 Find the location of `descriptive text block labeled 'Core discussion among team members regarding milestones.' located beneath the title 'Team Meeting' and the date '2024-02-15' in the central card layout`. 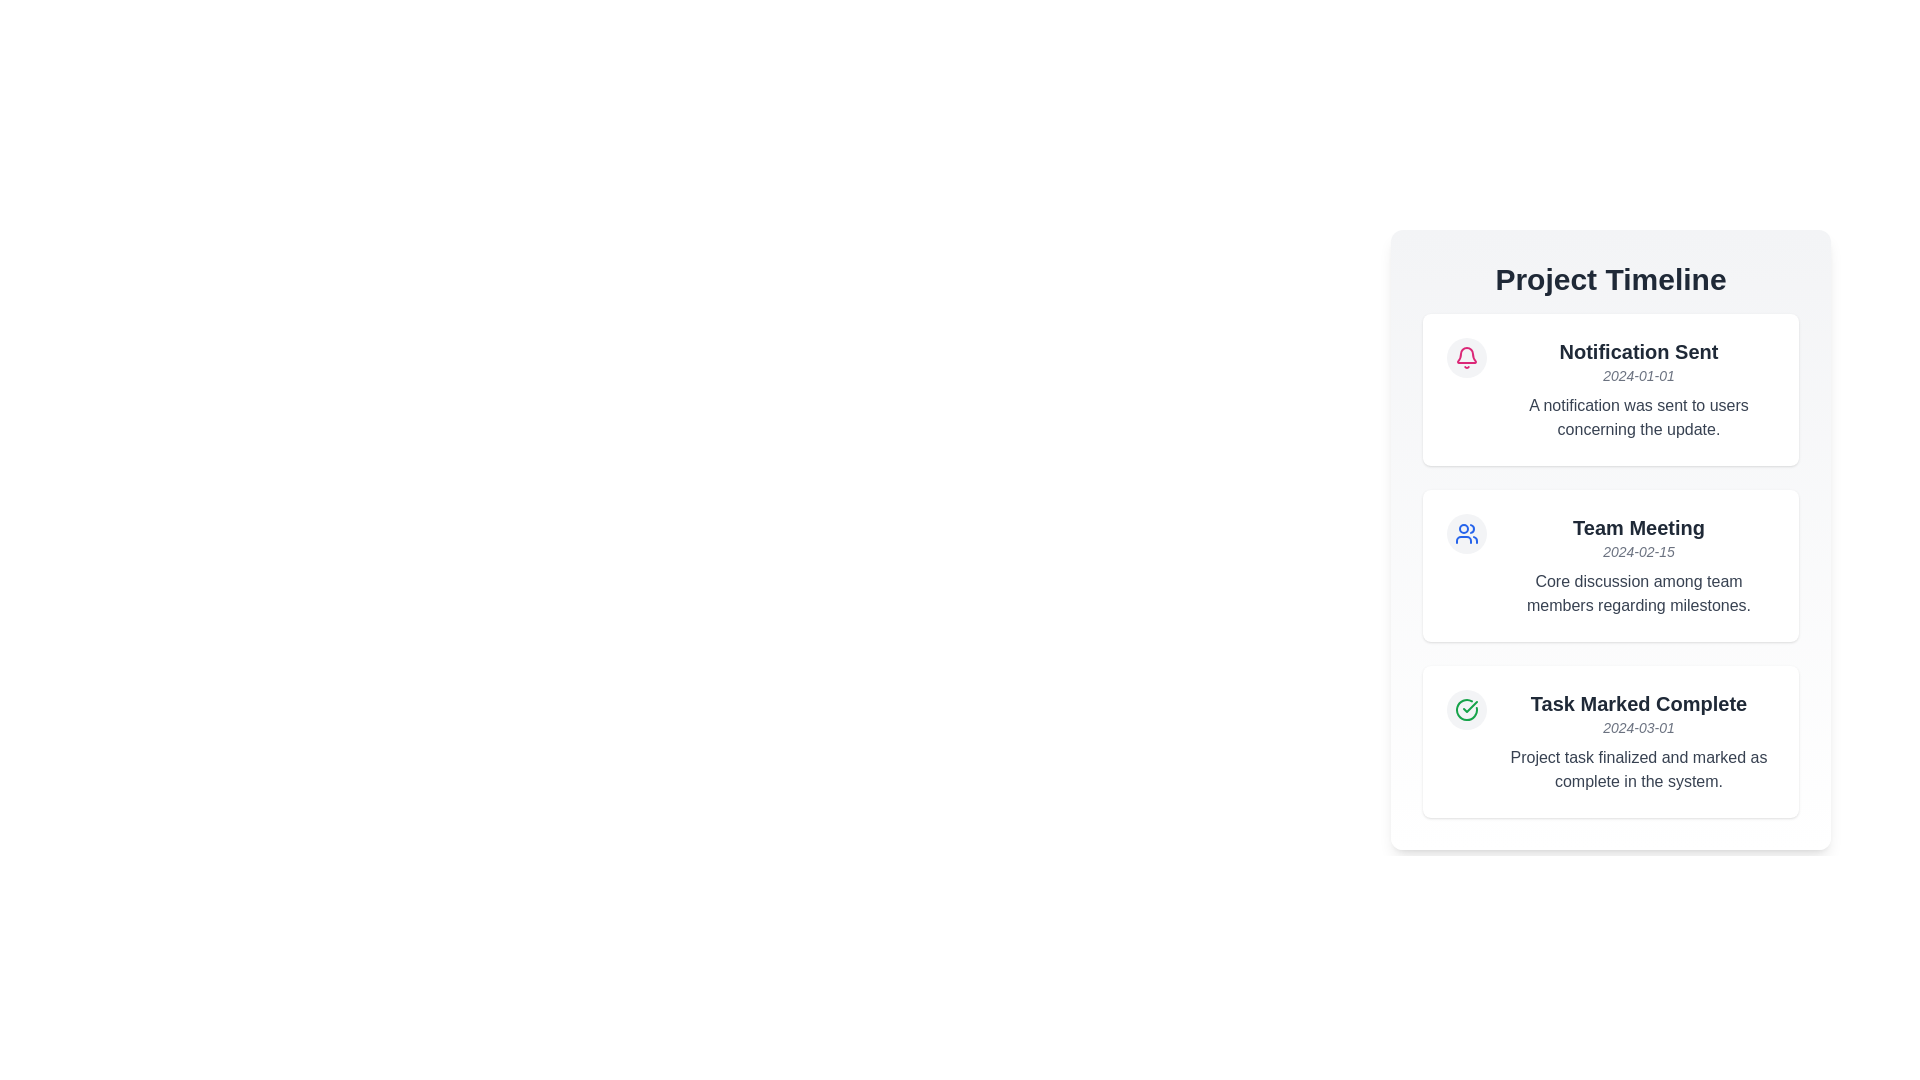

descriptive text block labeled 'Core discussion among team members regarding milestones.' located beneath the title 'Team Meeting' and the date '2024-02-15' in the central card layout is located at coordinates (1638, 593).